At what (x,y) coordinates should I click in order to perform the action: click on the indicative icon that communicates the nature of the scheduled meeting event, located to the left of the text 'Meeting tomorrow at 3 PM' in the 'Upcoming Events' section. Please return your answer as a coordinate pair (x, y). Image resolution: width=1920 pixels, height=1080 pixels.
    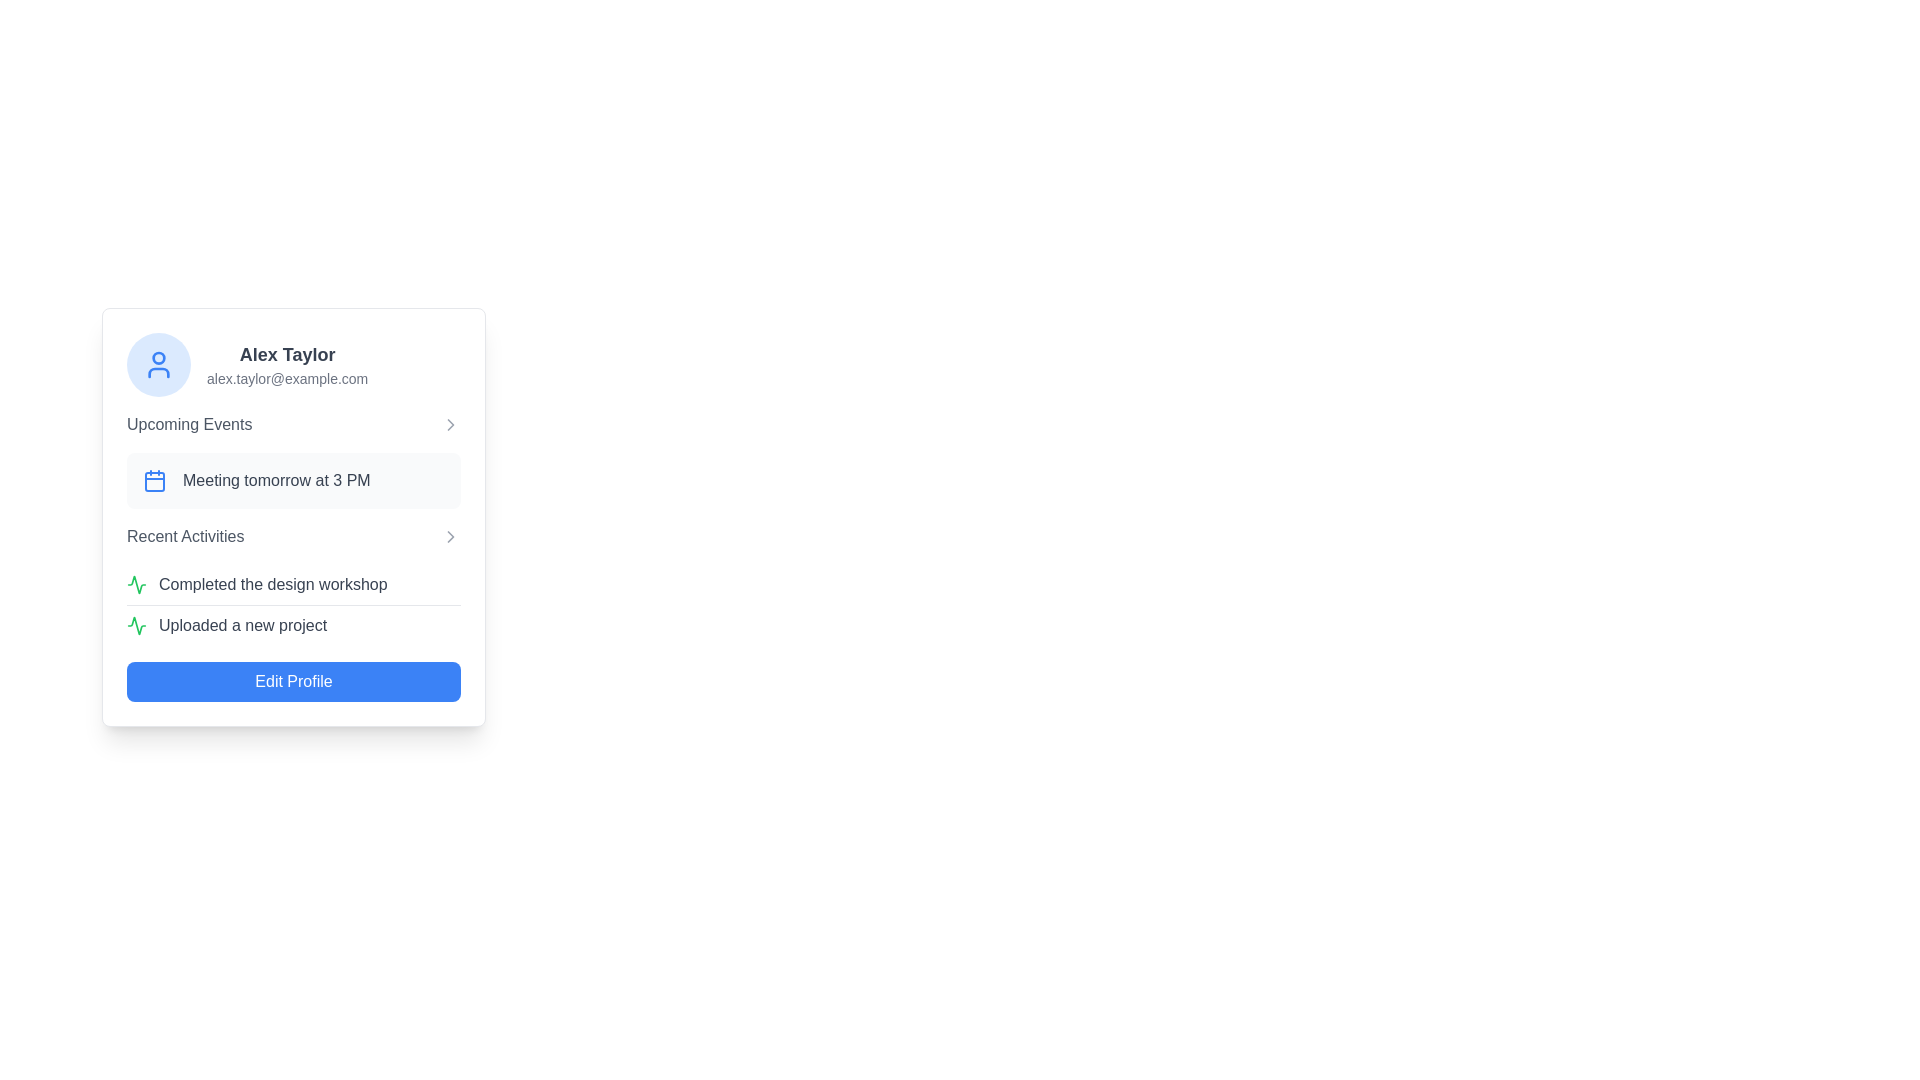
    Looking at the image, I should click on (153, 481).